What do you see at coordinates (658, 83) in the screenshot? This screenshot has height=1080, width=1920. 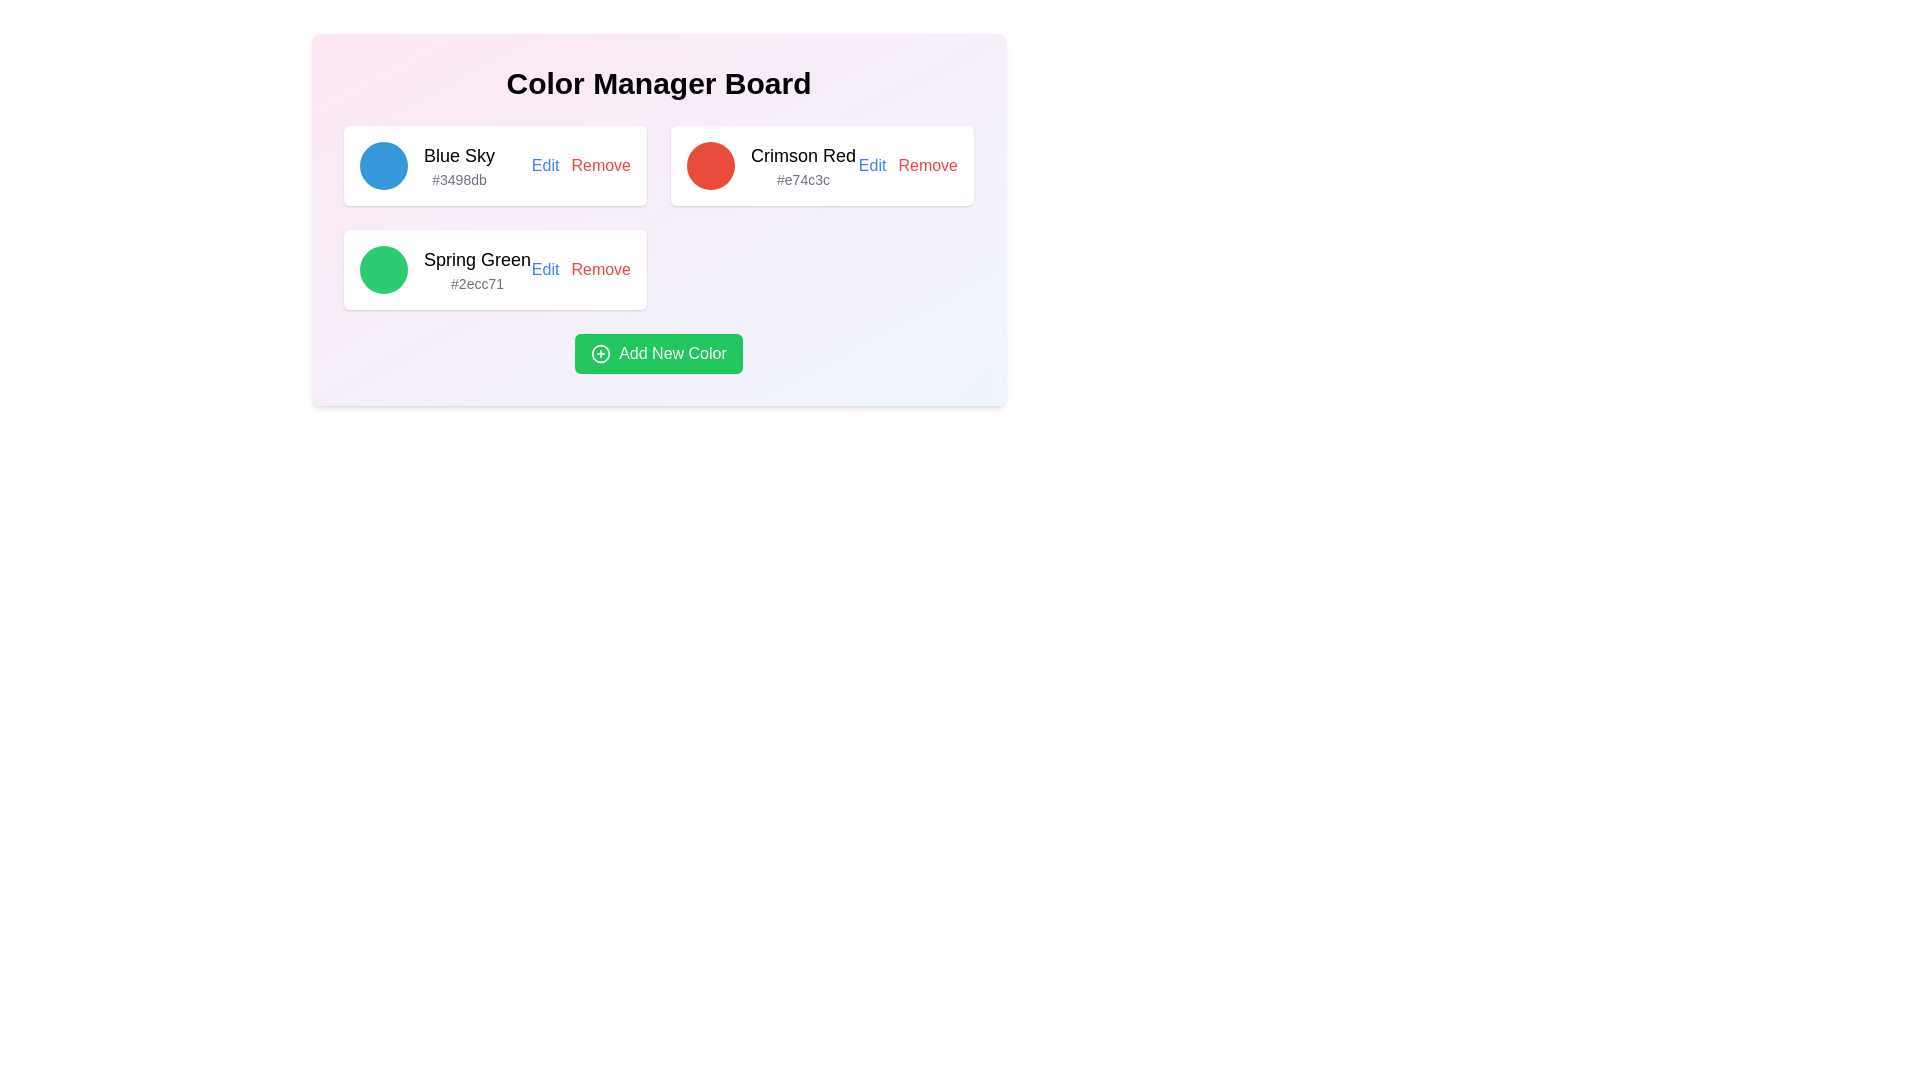 I see `the large, bold, center-aligned heading reading 'Color Manager Board', which is positioned at the top of the interface above the list of color entries and buttons` at bounding box center [658, 83].